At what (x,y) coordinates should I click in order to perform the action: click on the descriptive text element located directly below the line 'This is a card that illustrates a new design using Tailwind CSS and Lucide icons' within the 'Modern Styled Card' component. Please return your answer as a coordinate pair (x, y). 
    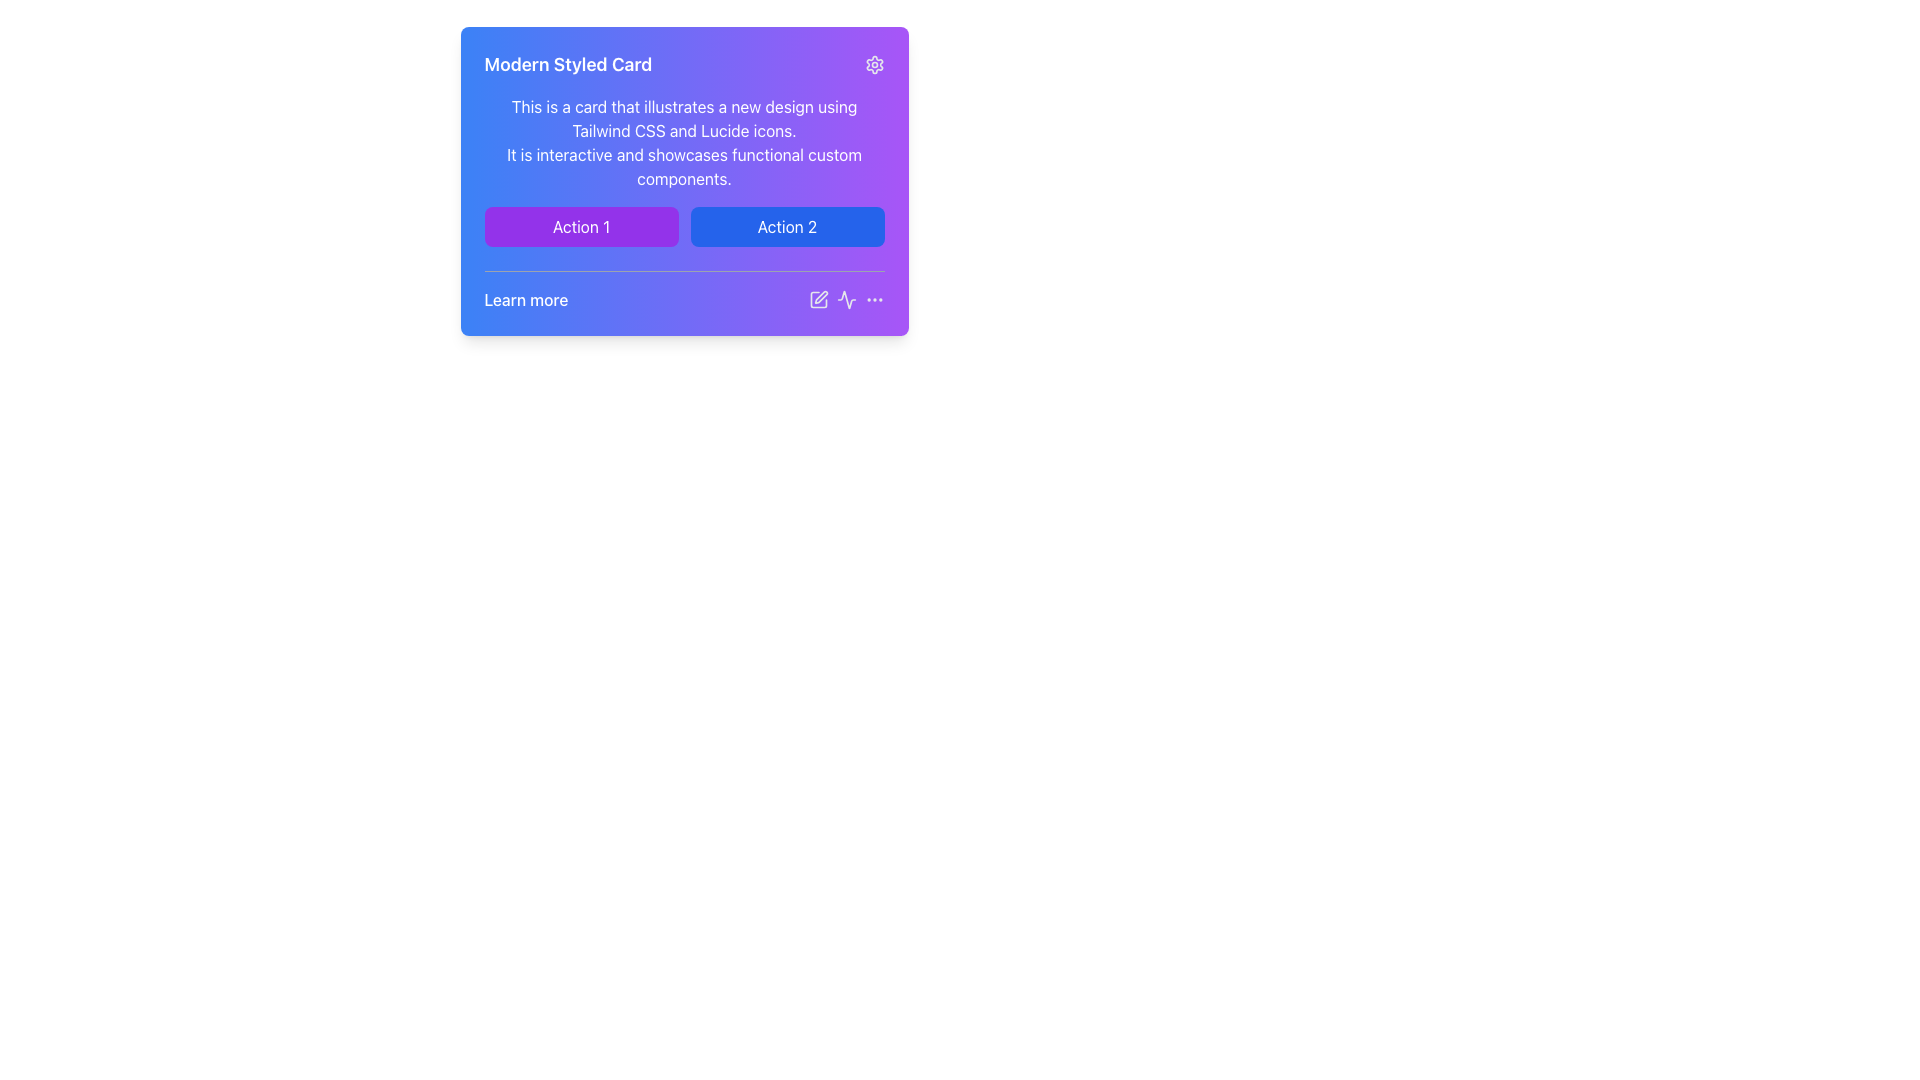
    Looking at the image, I should click on (684, 165).